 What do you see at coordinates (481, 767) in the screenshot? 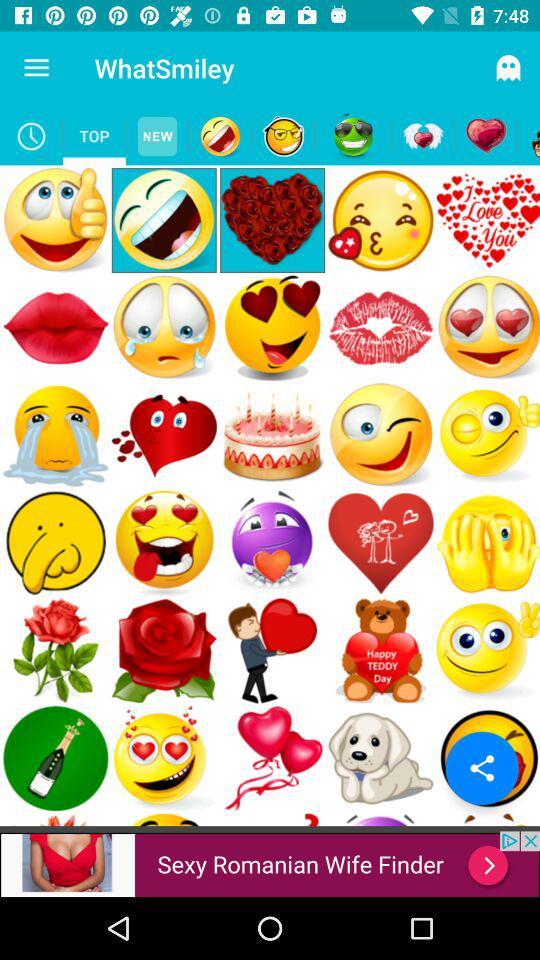
I see `open settings` at bounding box center [481, 767].